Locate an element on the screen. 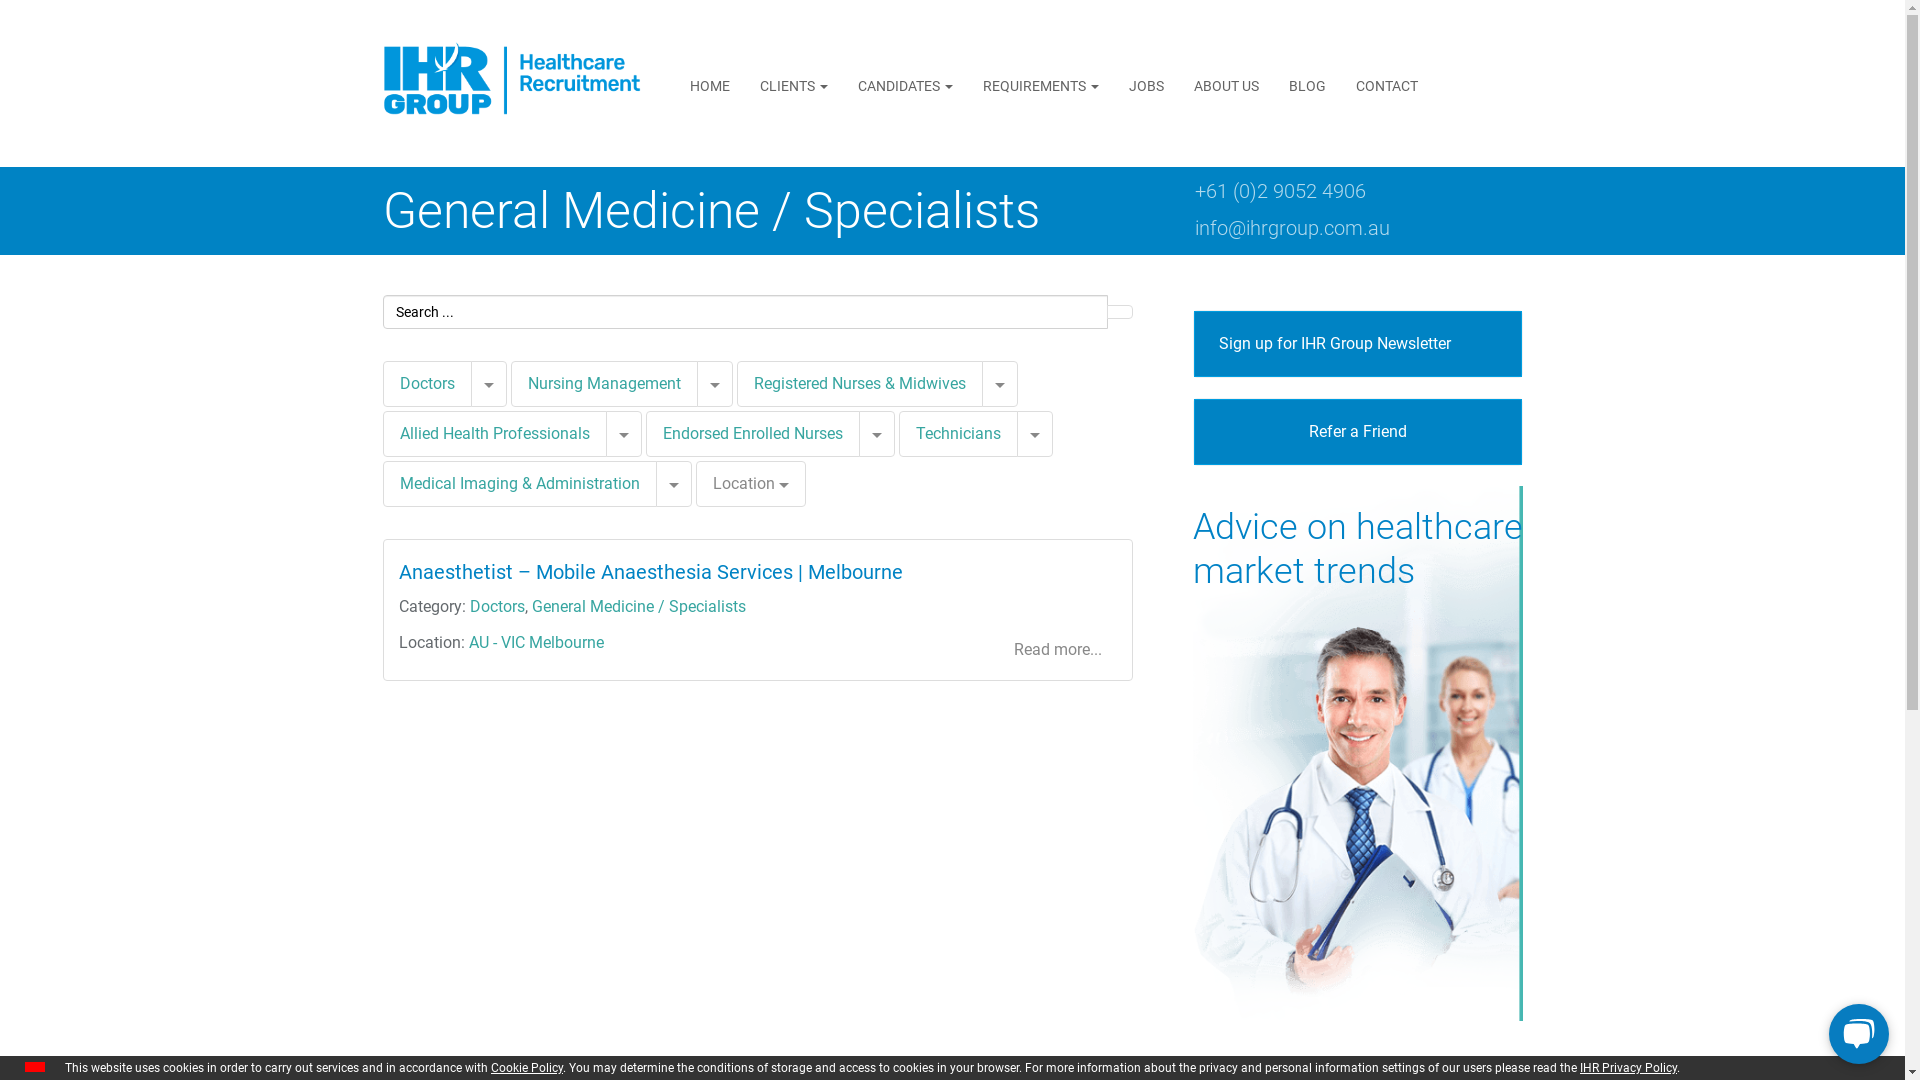 This screenshot has width=1920, height=1080. 'Allied Health Professionals' is located at coordinates (494, 432).